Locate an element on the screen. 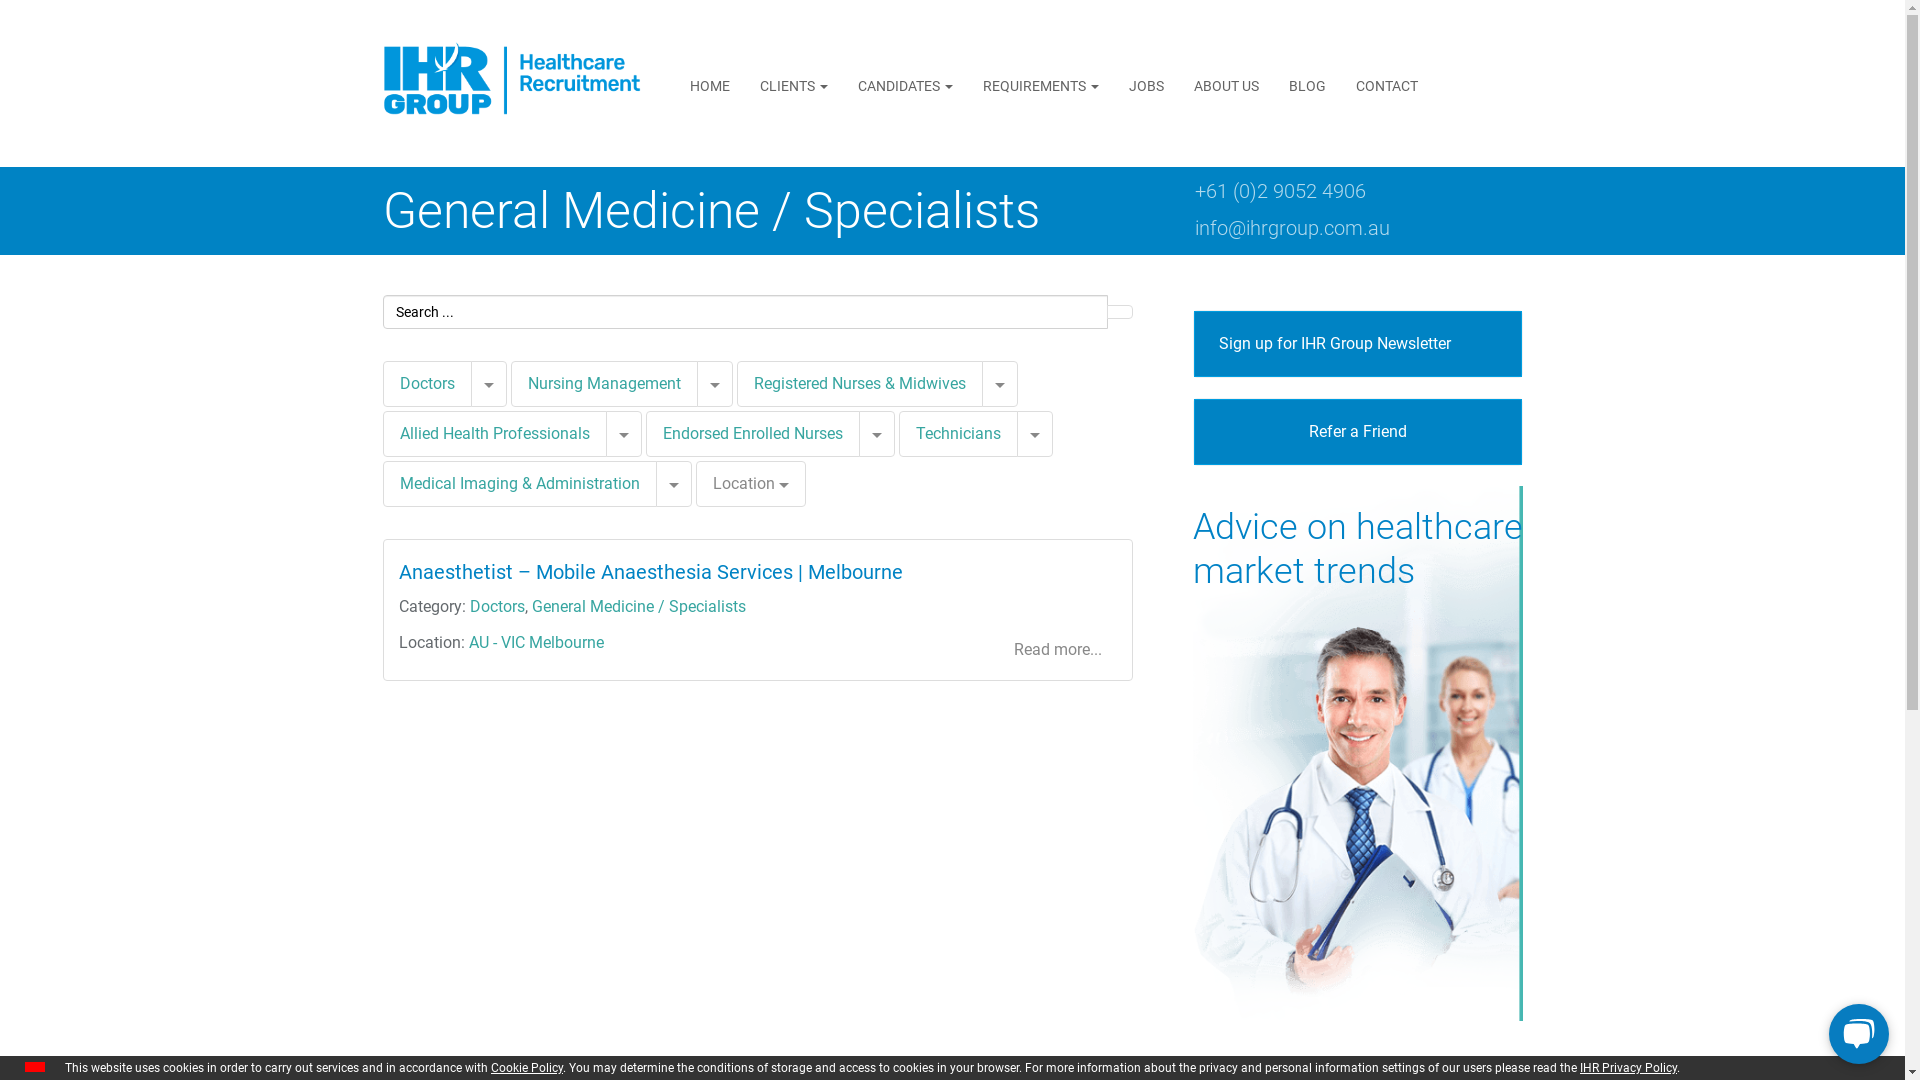 This screenshot has width=1920, height=1080. 'Allied Health Professionals' is located at coordinates (494, 432).